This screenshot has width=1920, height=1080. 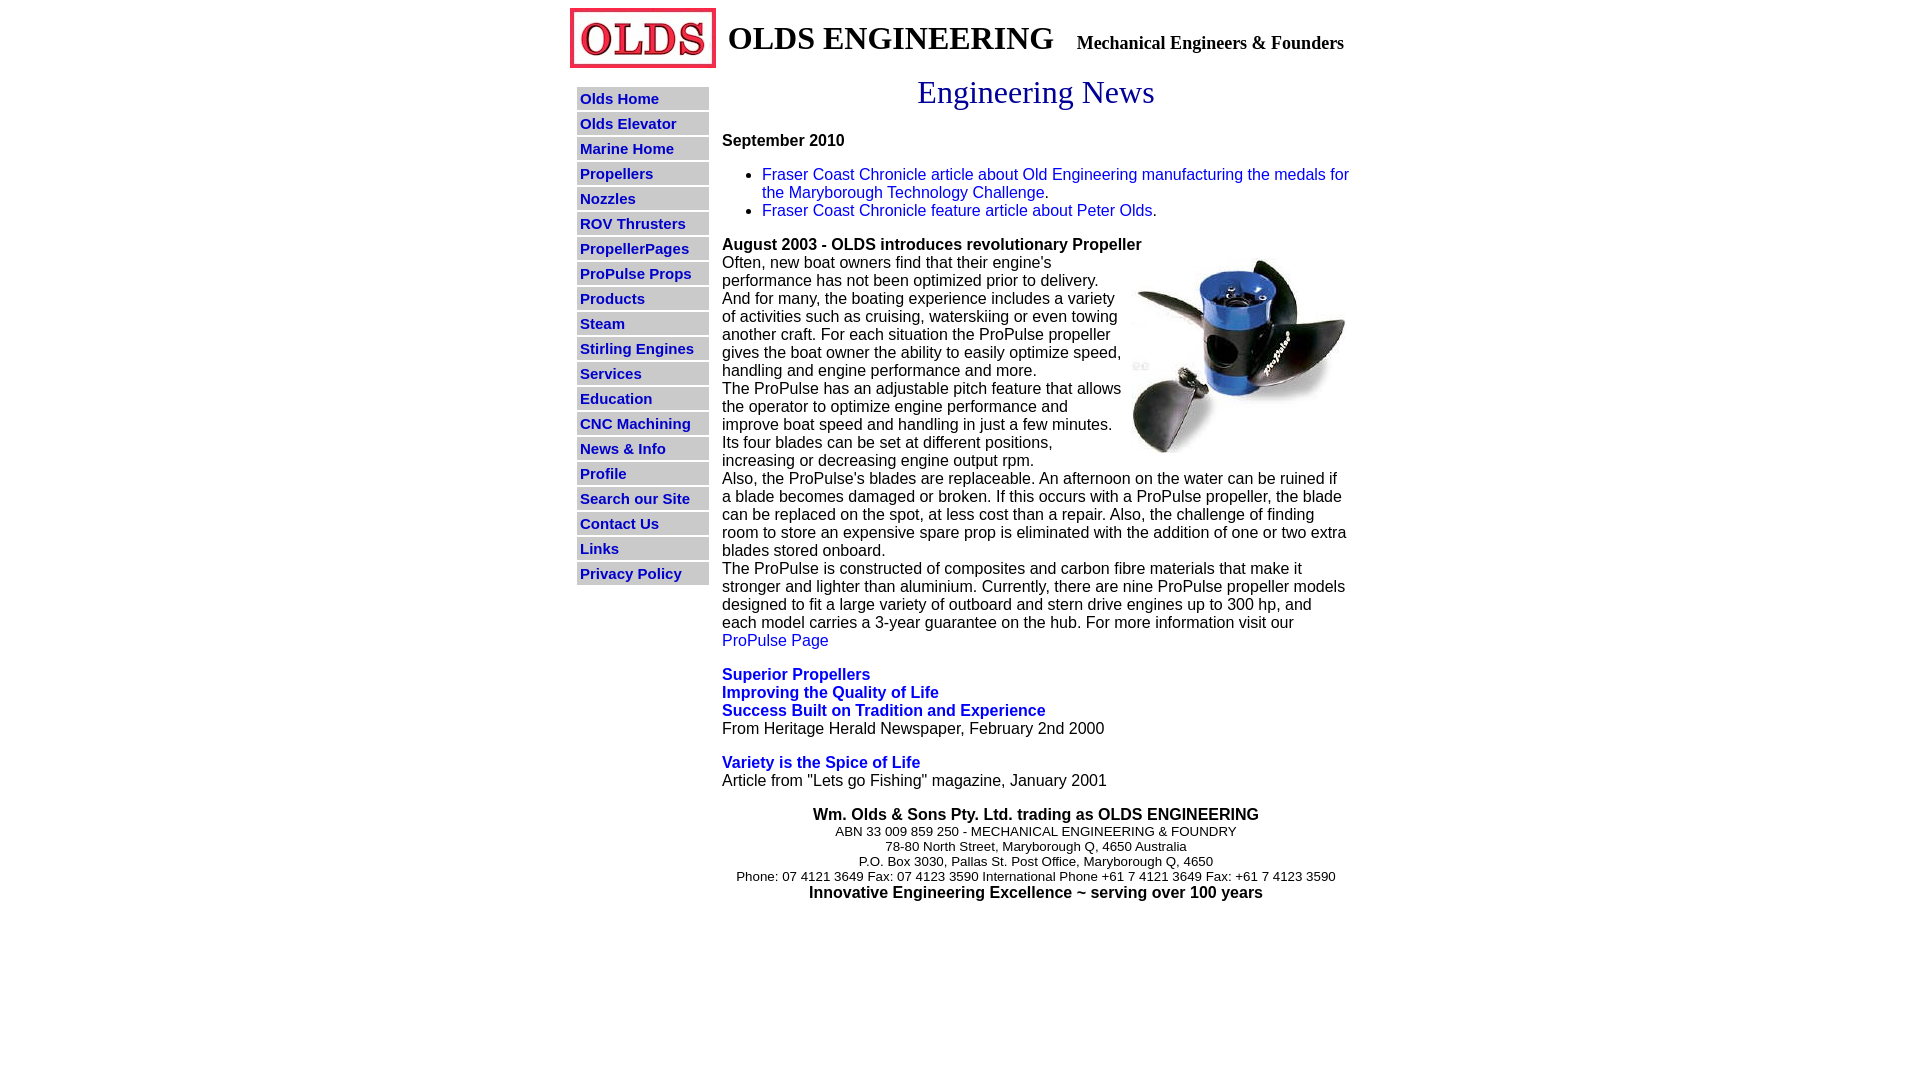 I want to click on 'ProPulse Props', so click(x=575, y=273).